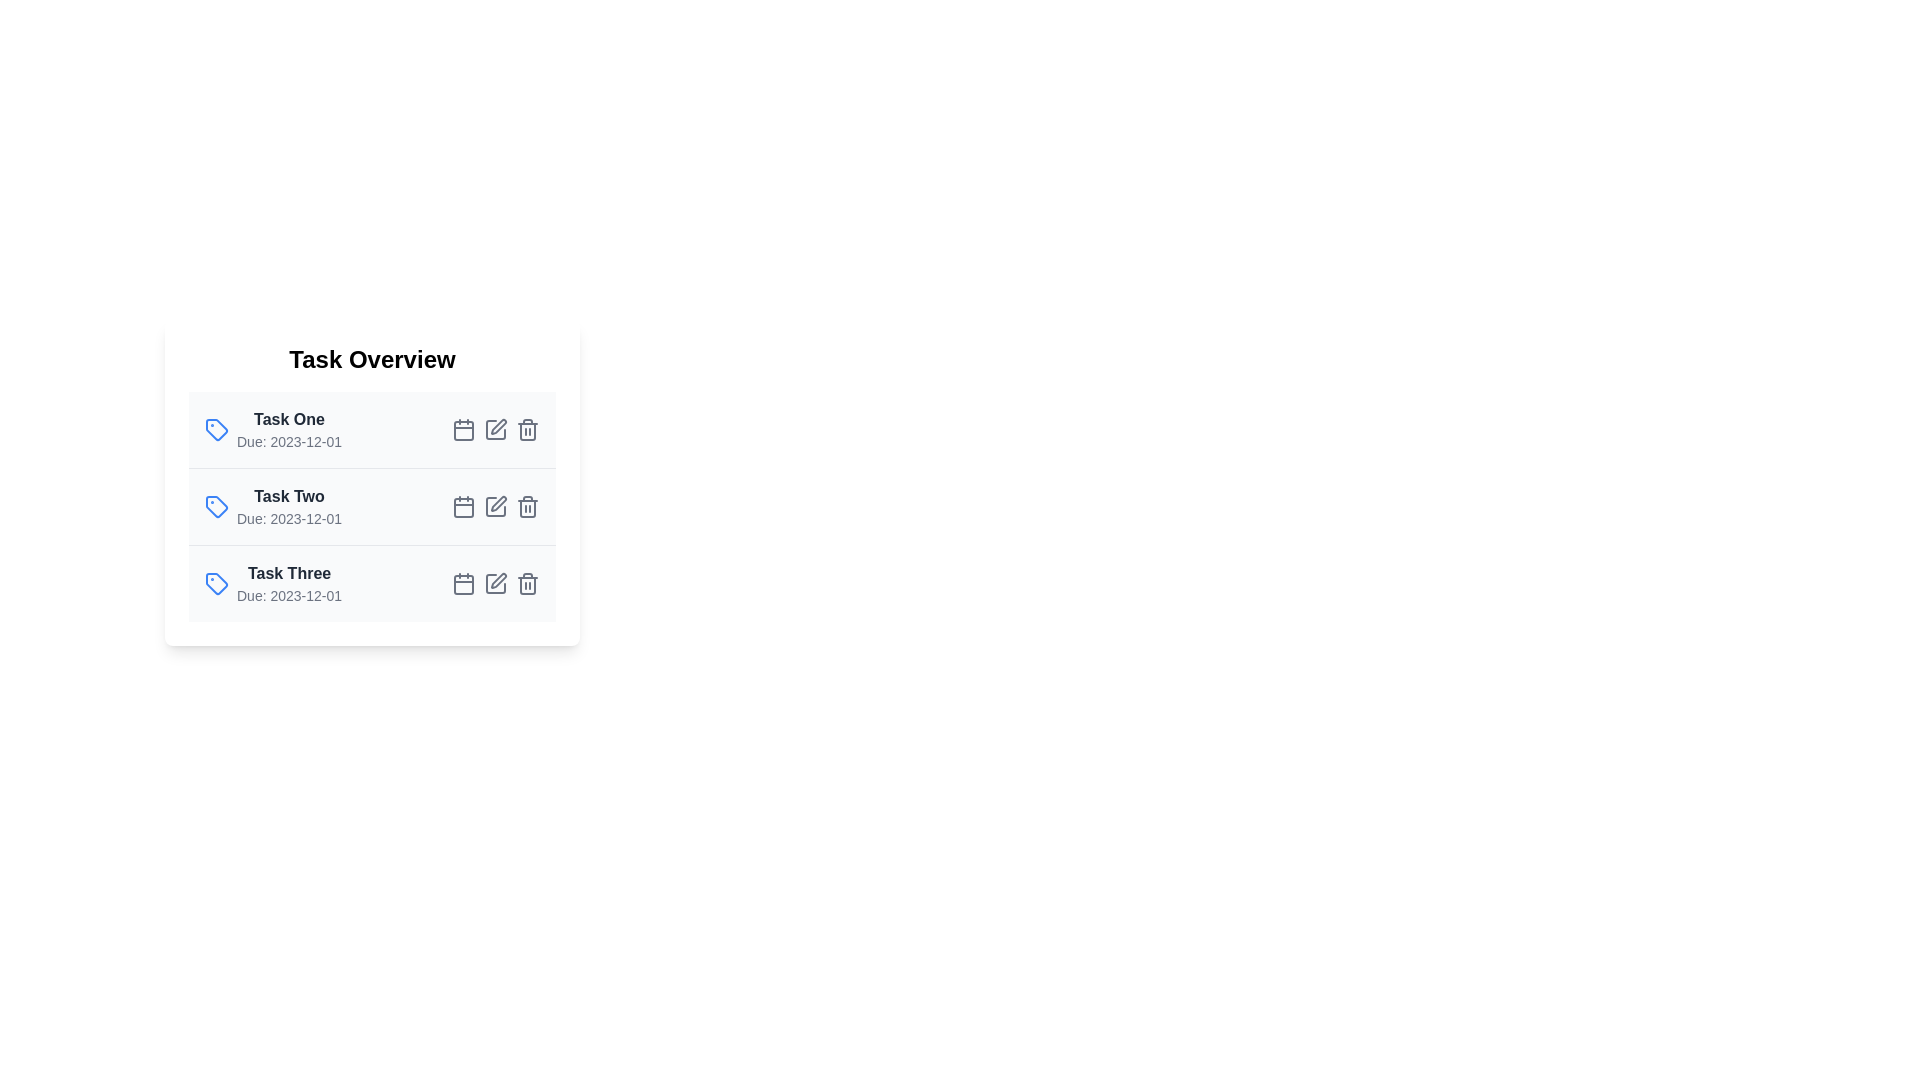 The height and width of the screenshot is (1080, 1920). I want to click on the tag icon located on the left side of the 'Task Overview' widget, which visually symbolizes tagging or categorization for the task next to it, so click(216, 583).